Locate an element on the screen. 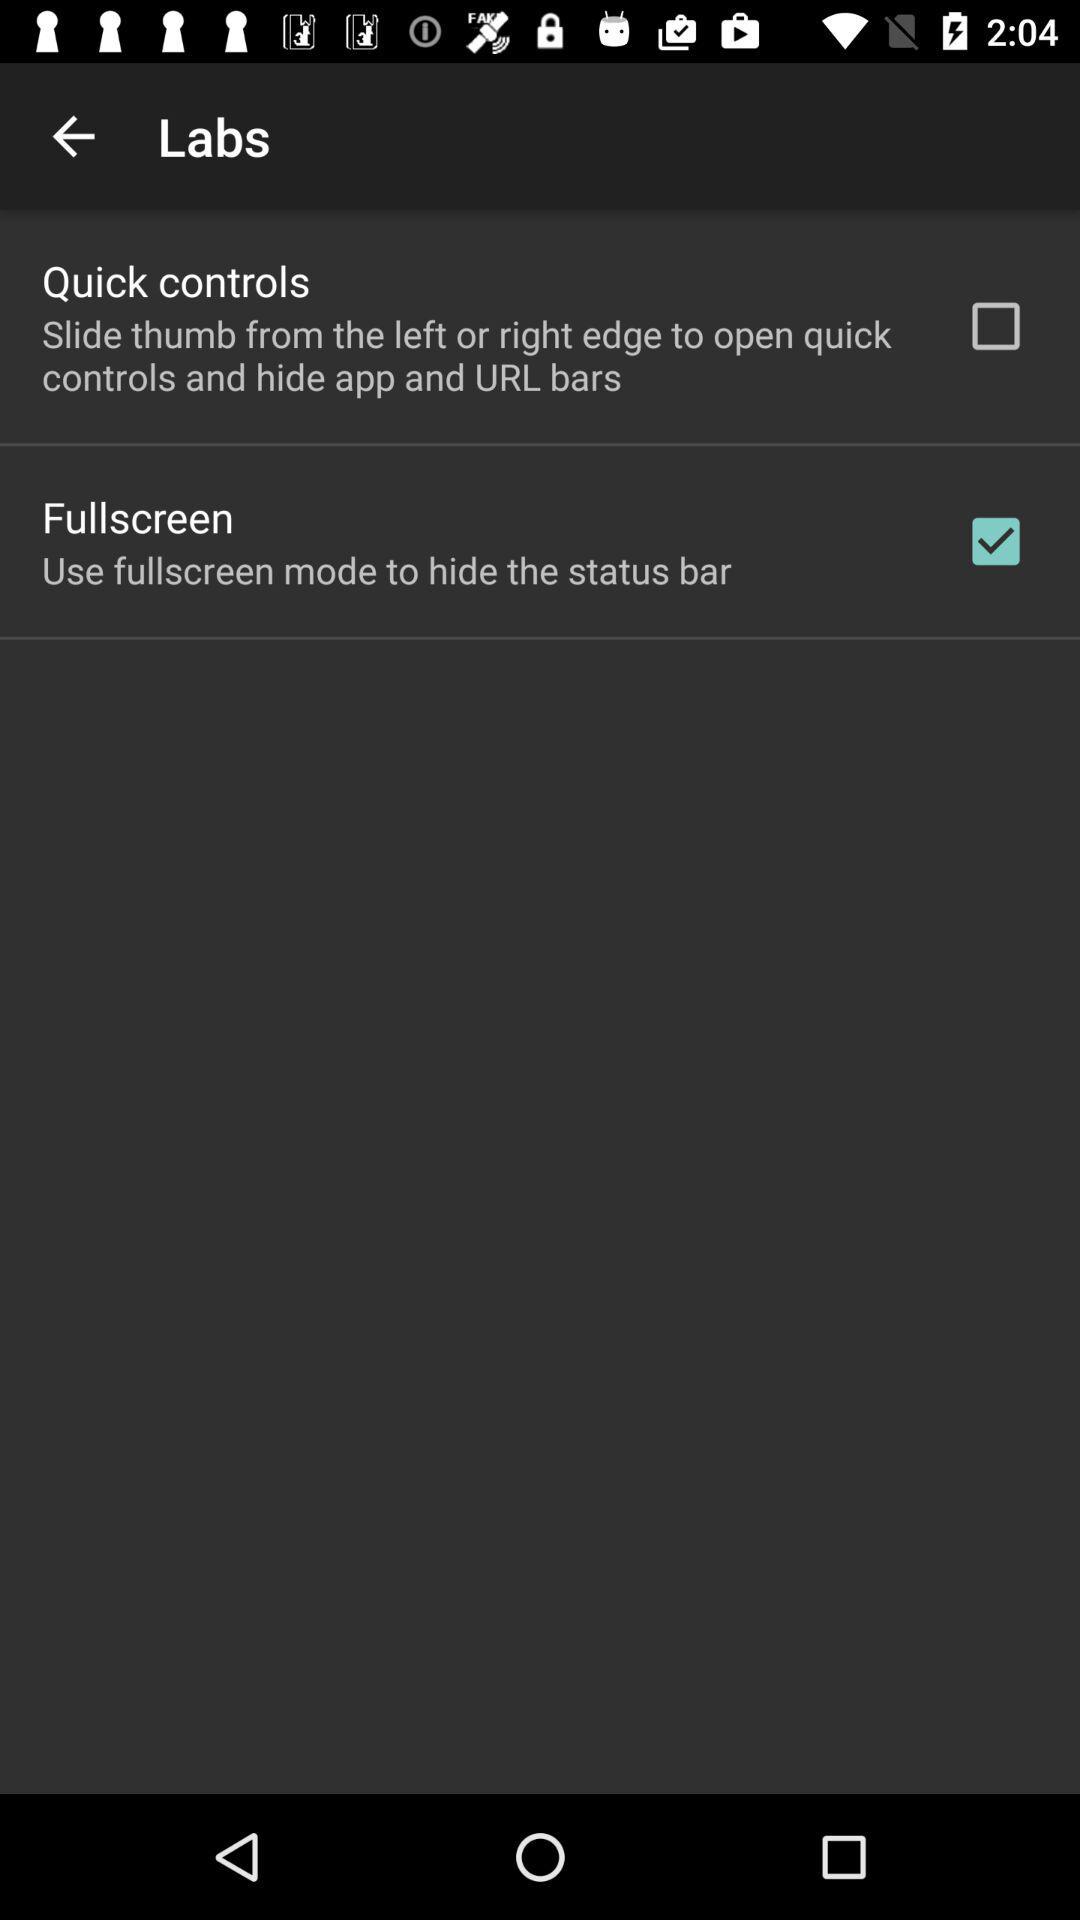 The height and width of the screenshot is (1920, 1080). item above quick controls icon is located at coordinates (72, 135).